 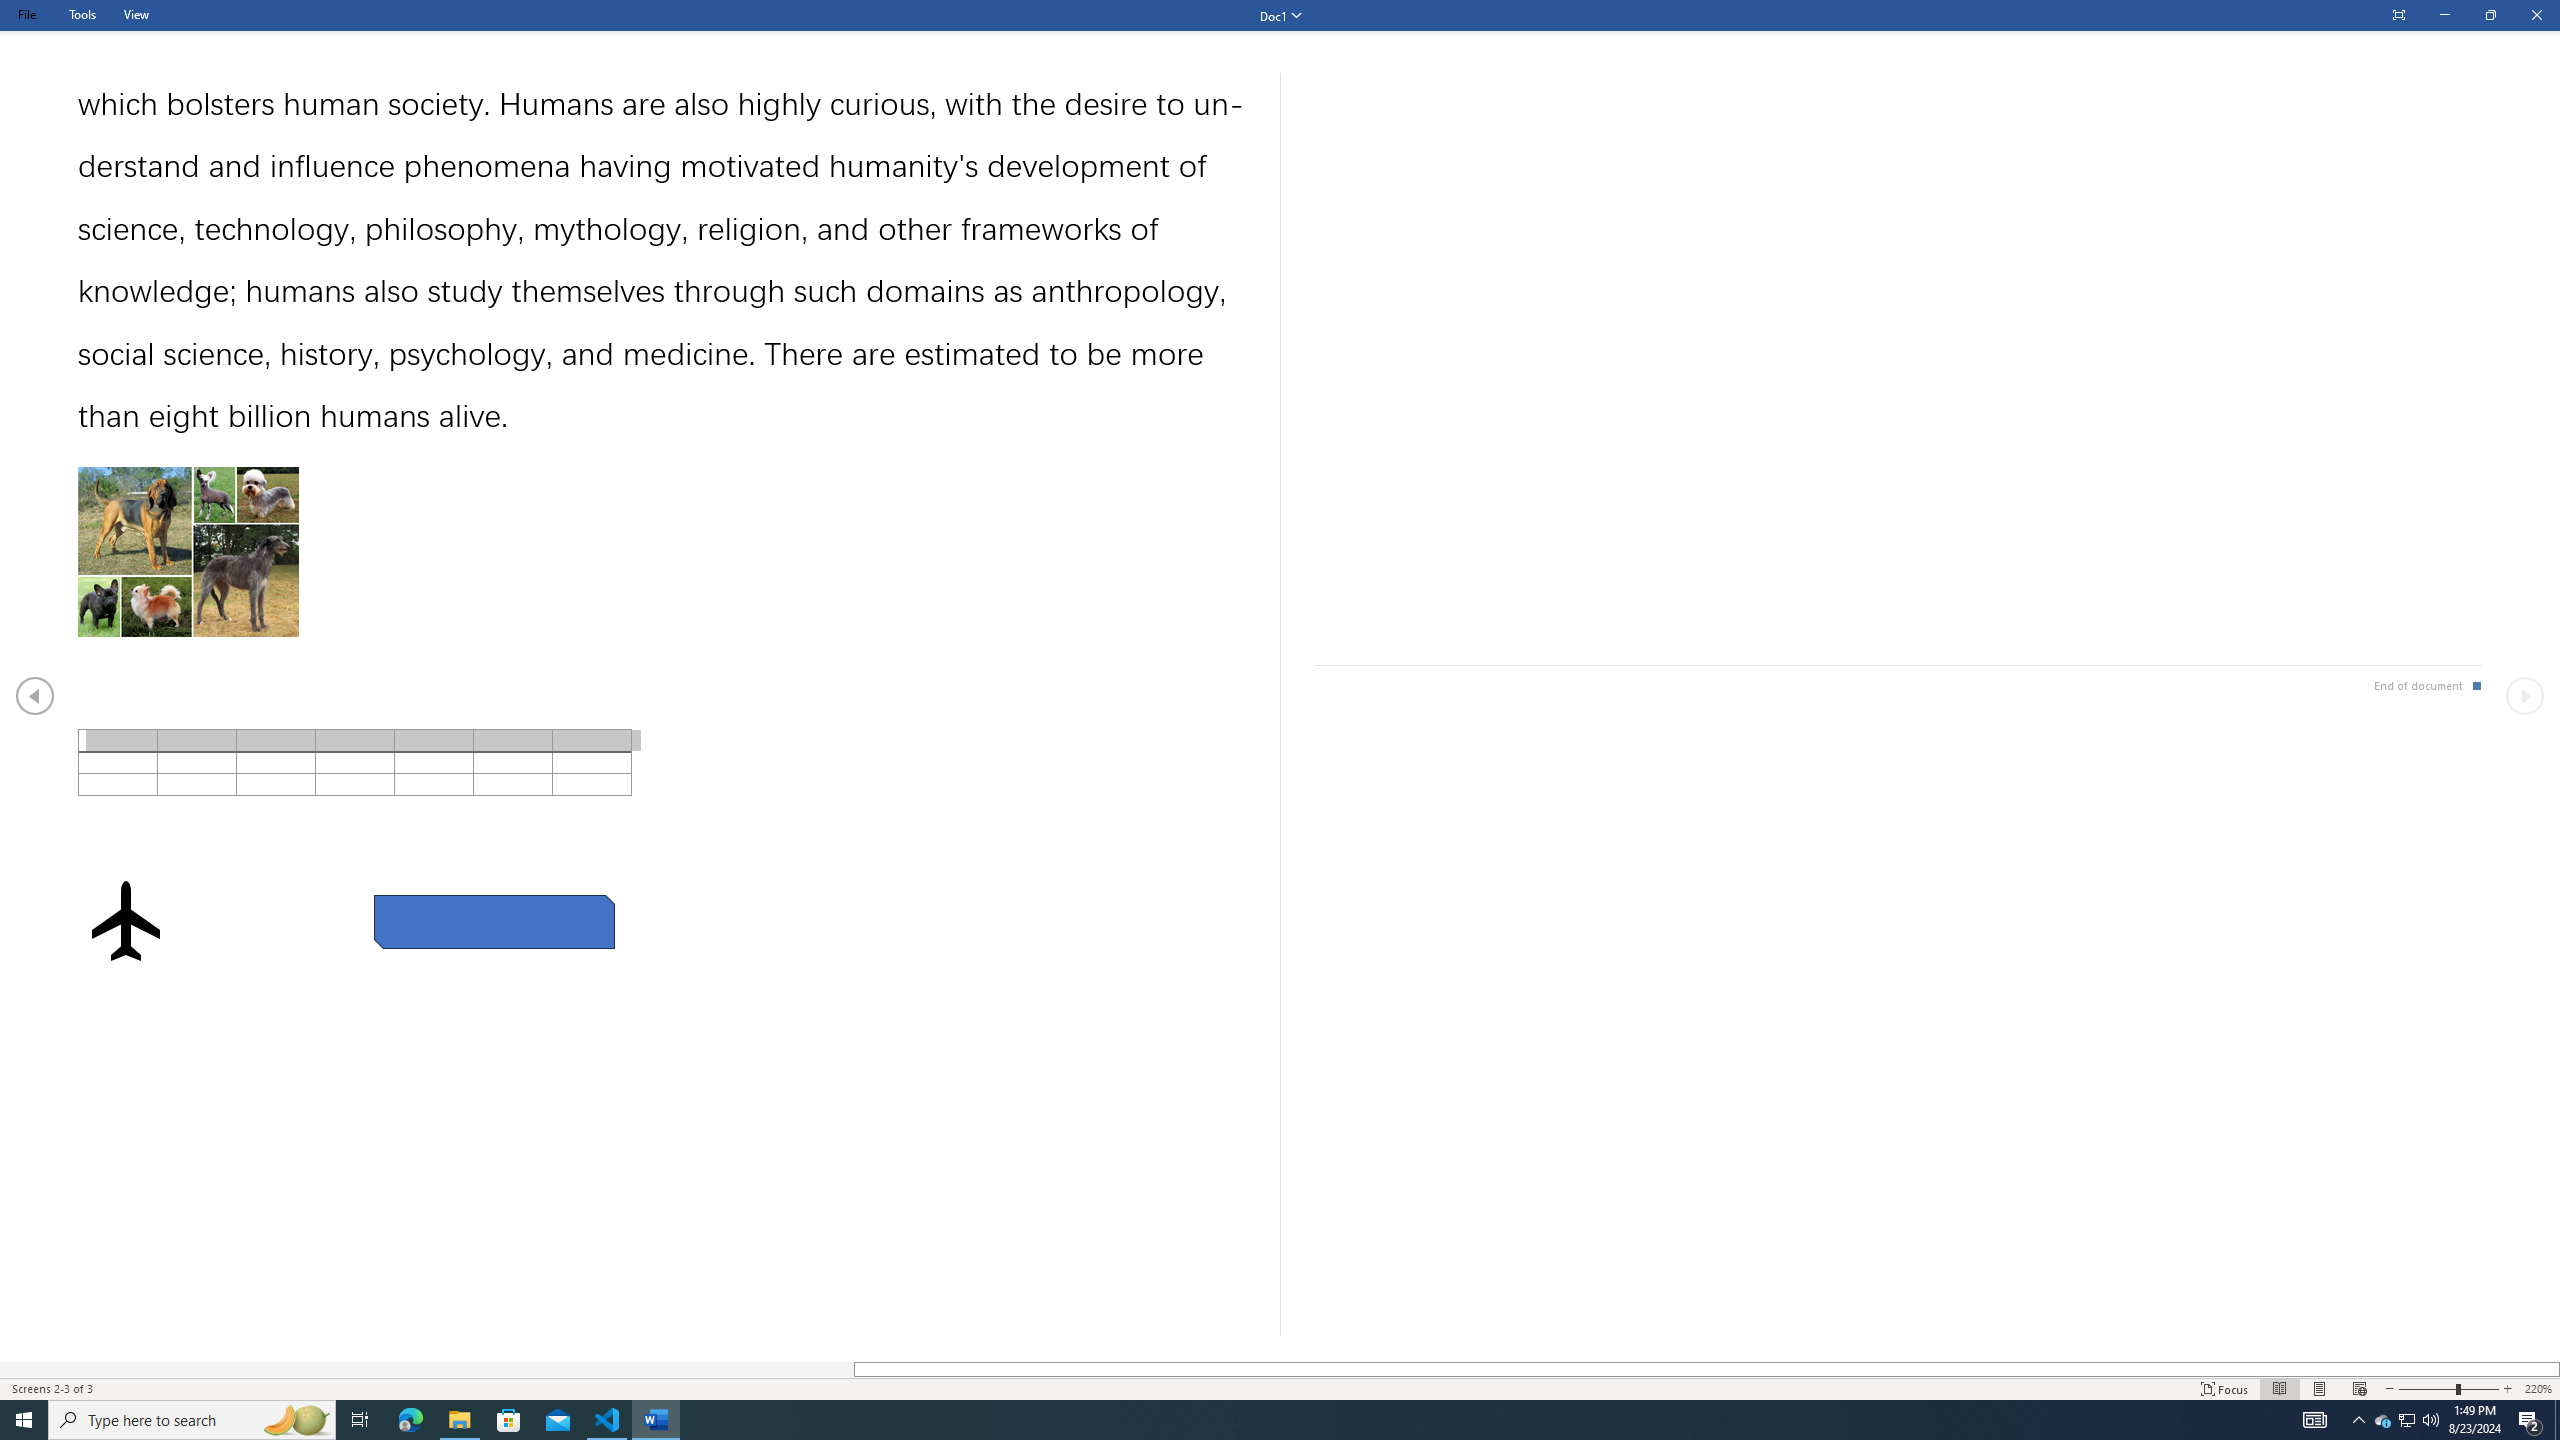 What do you see at coordinates (493, 922) in the screenshot?
I see `'Rectangle: Diagonal Corners Snipped 2'` at bounding box center [493, 922].